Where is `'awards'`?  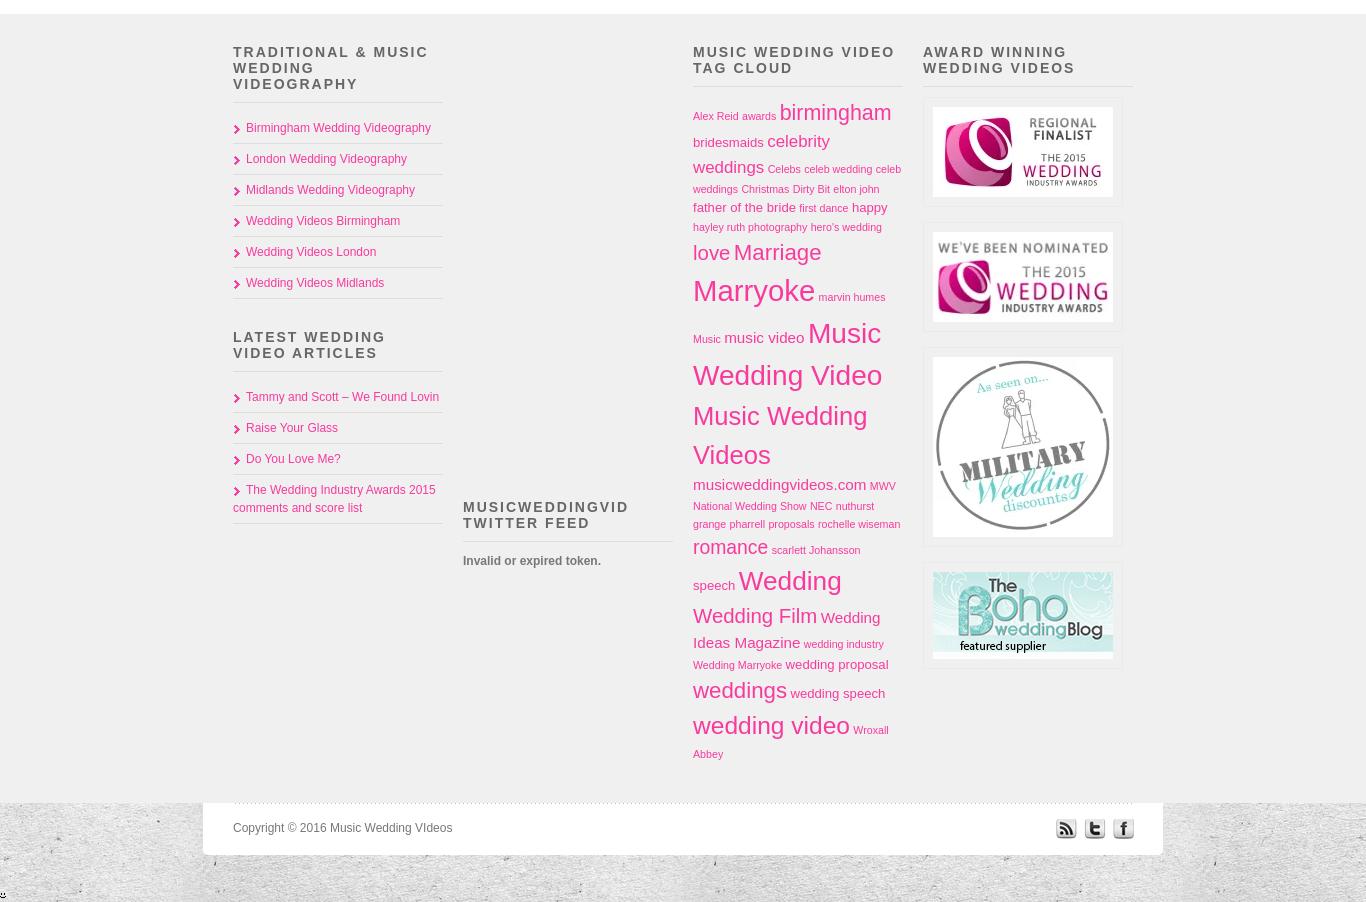 'awards' is located at coordinates (741, 115).